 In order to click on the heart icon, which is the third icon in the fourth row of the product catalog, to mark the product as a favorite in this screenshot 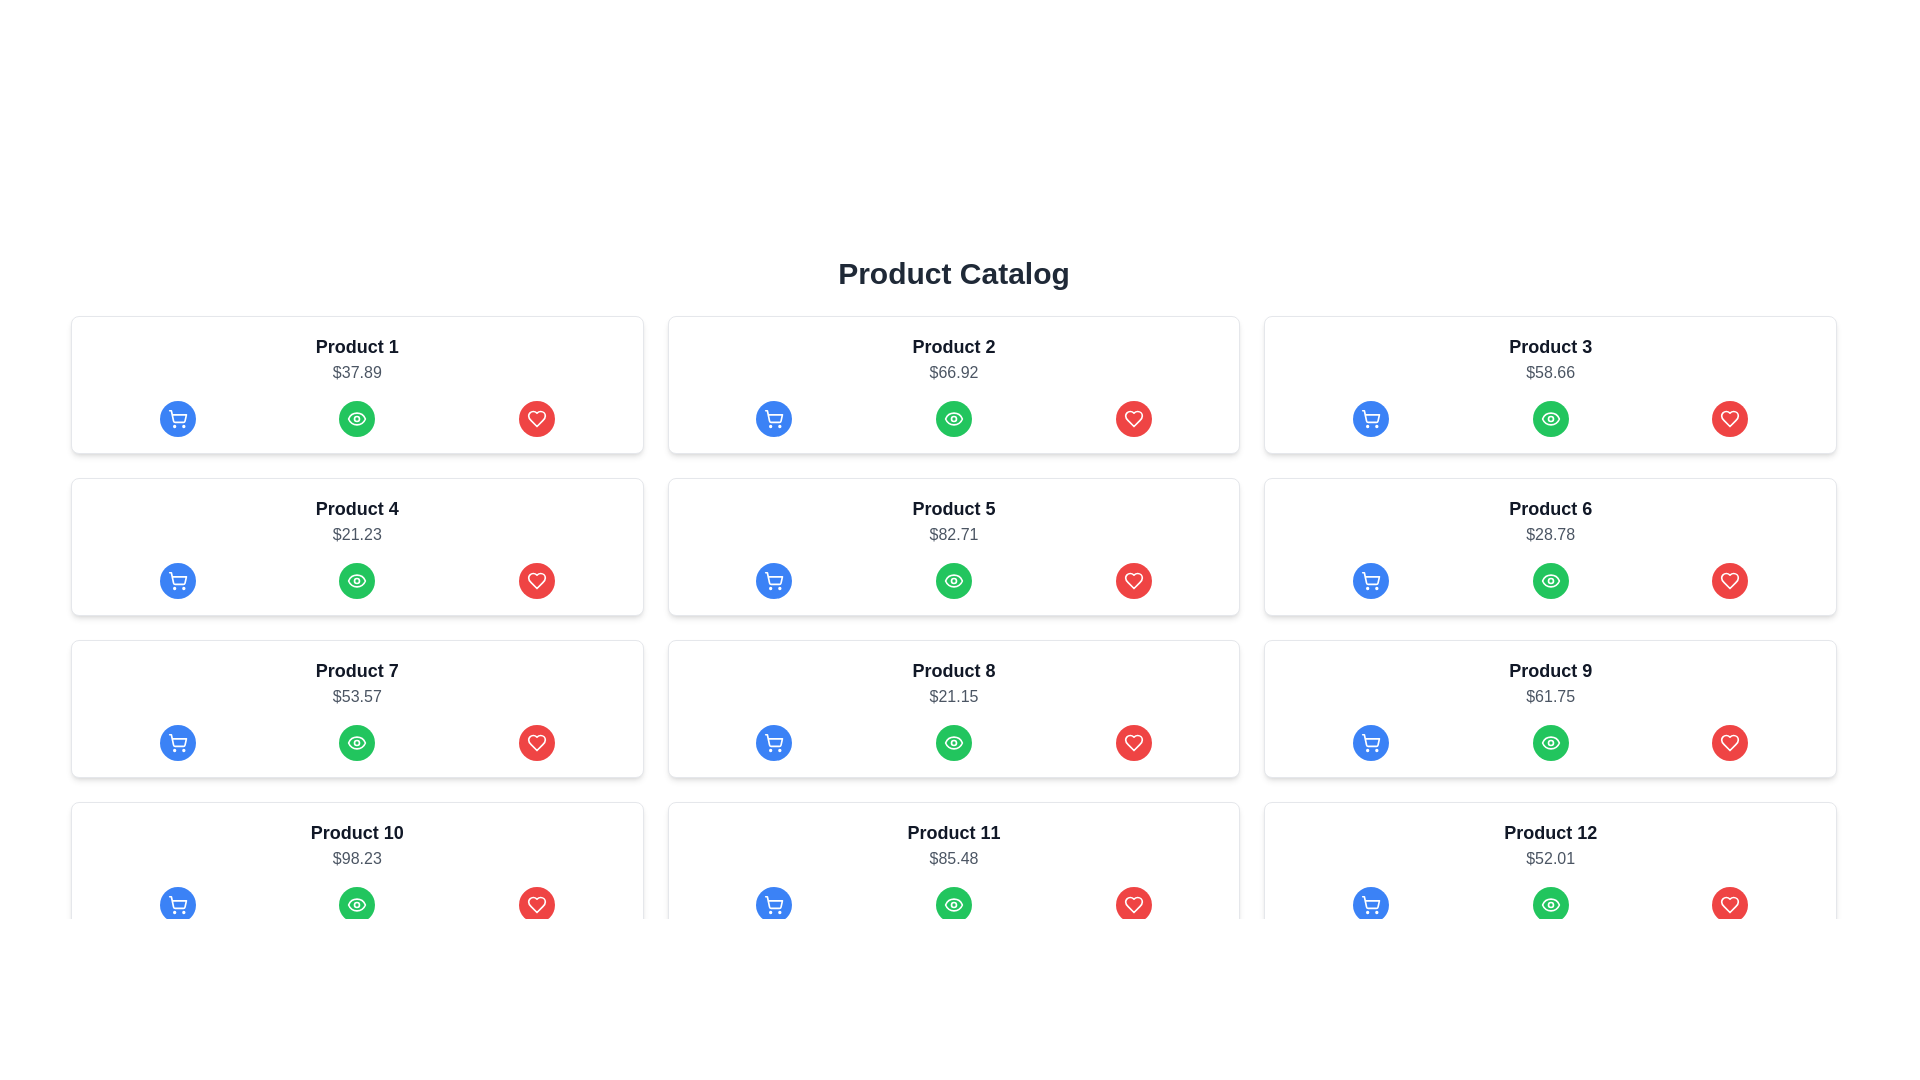, I will do `click(536, 581)`.